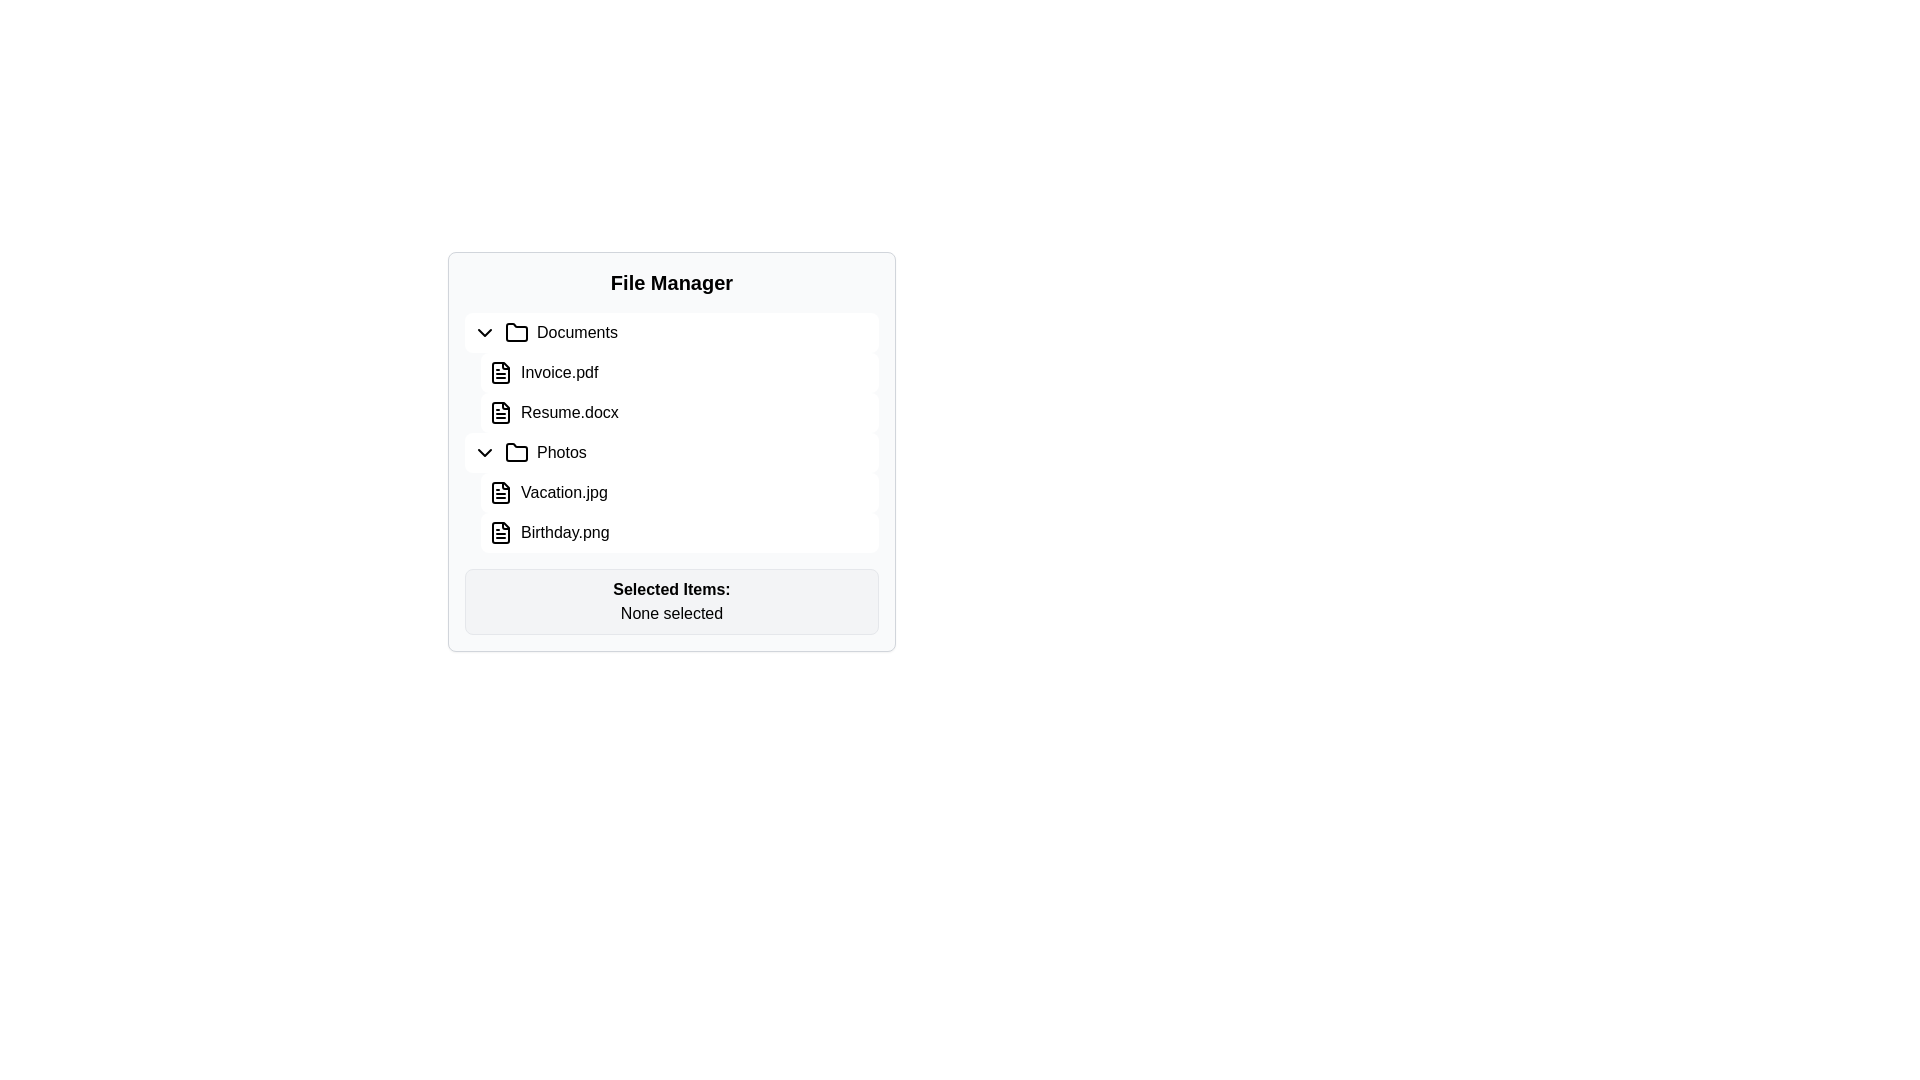  I want to click on the File entry item displaying 'Invoice.pdf' in the Documents folder, so click(672, 373).